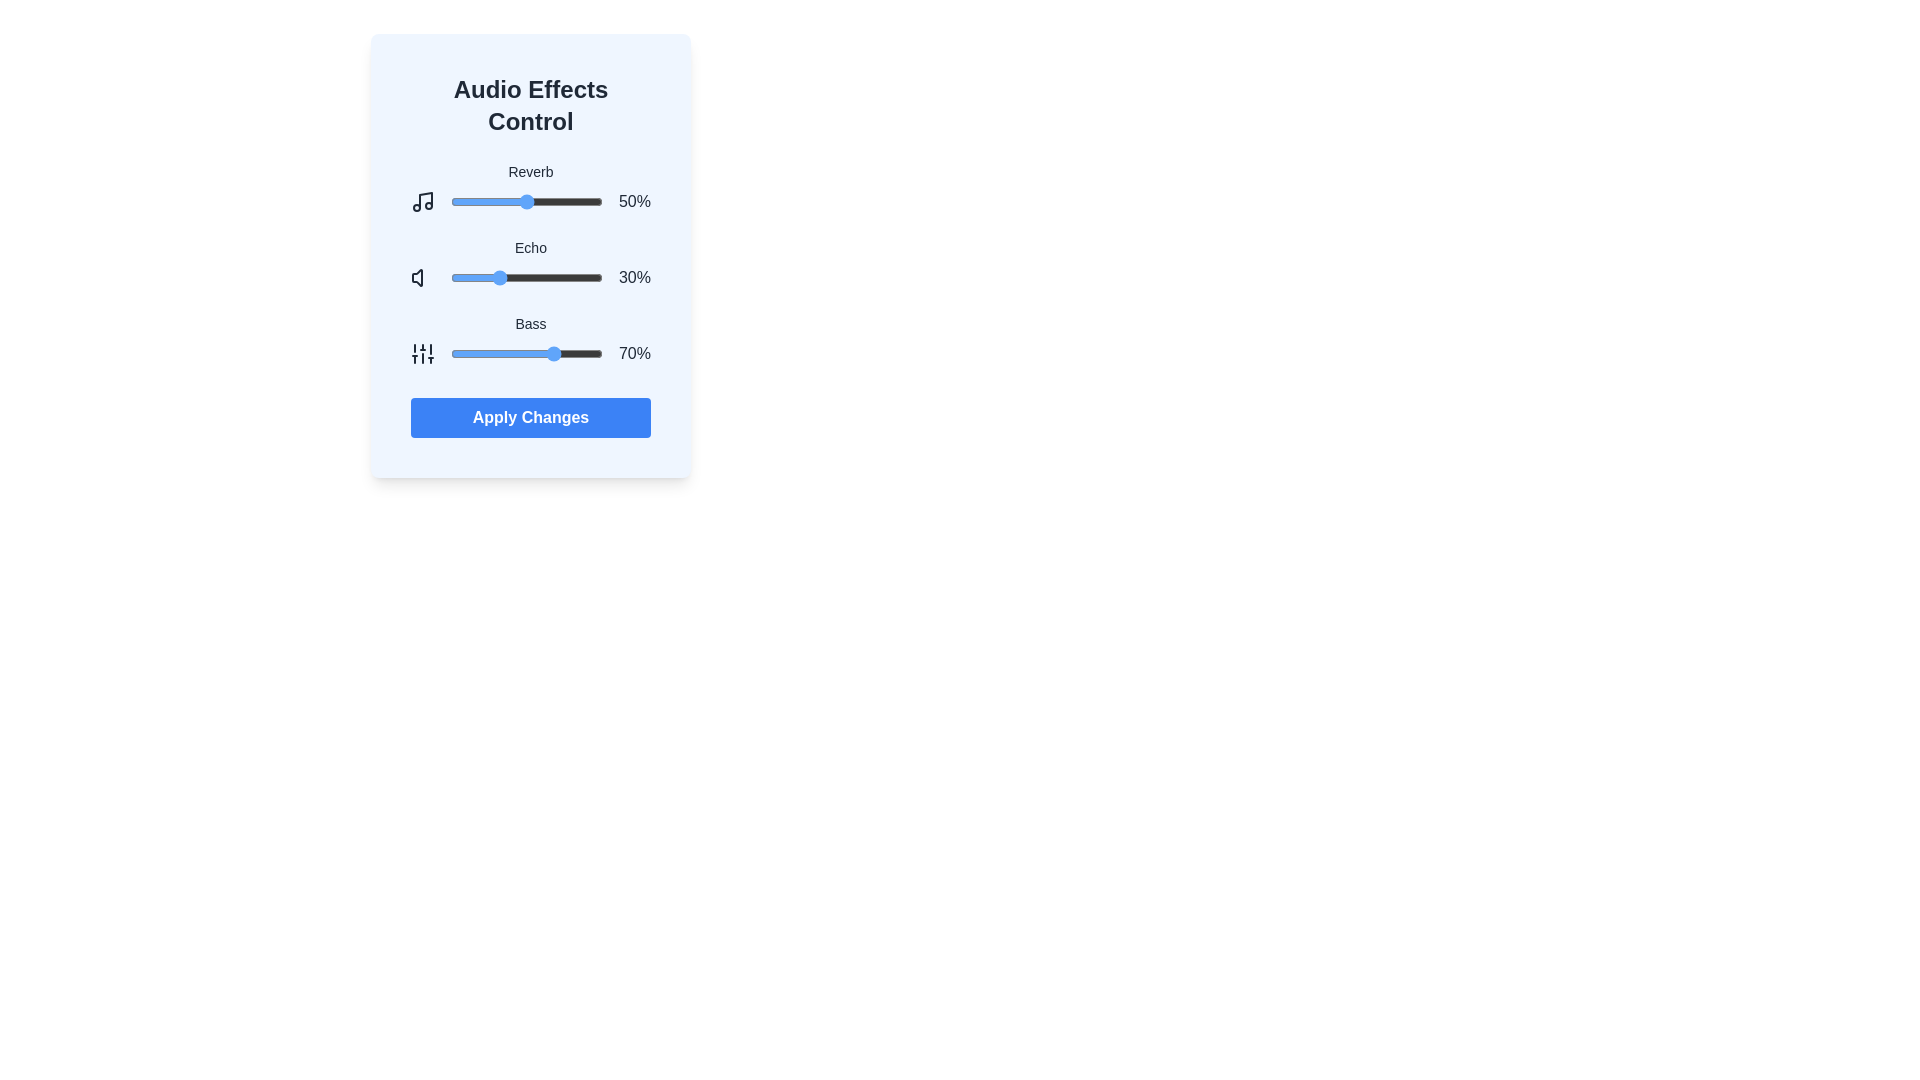  Describe the element at coordinates (421, 353) in the screenshot. I see `the 'Bass' control icon, which is the leftmost element in the 'Bass' control row of the audio control interface, positioned to the left of the horizontal slider and '70%' text` at that location.